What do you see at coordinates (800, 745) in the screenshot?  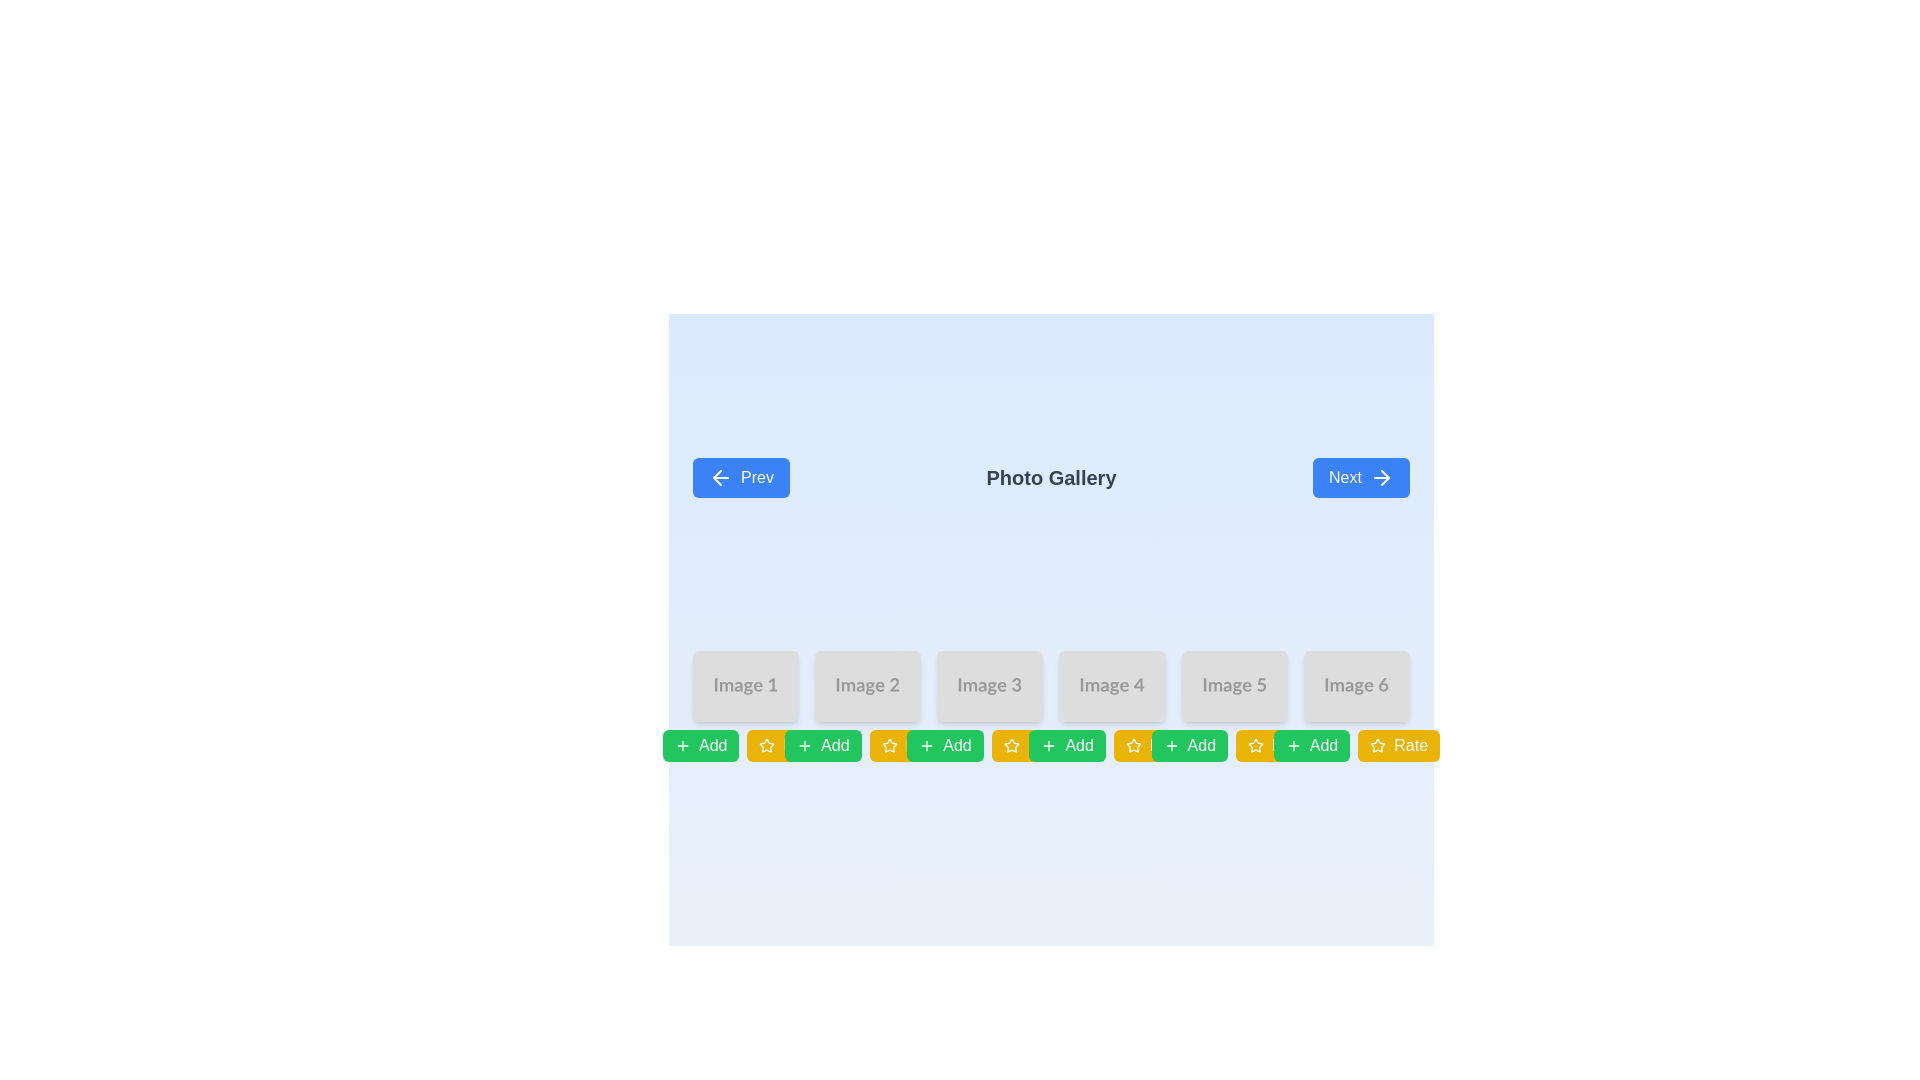 I see `text label displaying 'Rate', which is part of a yellow button on the far-right side of a button interface` at bounding box center [800, 745].